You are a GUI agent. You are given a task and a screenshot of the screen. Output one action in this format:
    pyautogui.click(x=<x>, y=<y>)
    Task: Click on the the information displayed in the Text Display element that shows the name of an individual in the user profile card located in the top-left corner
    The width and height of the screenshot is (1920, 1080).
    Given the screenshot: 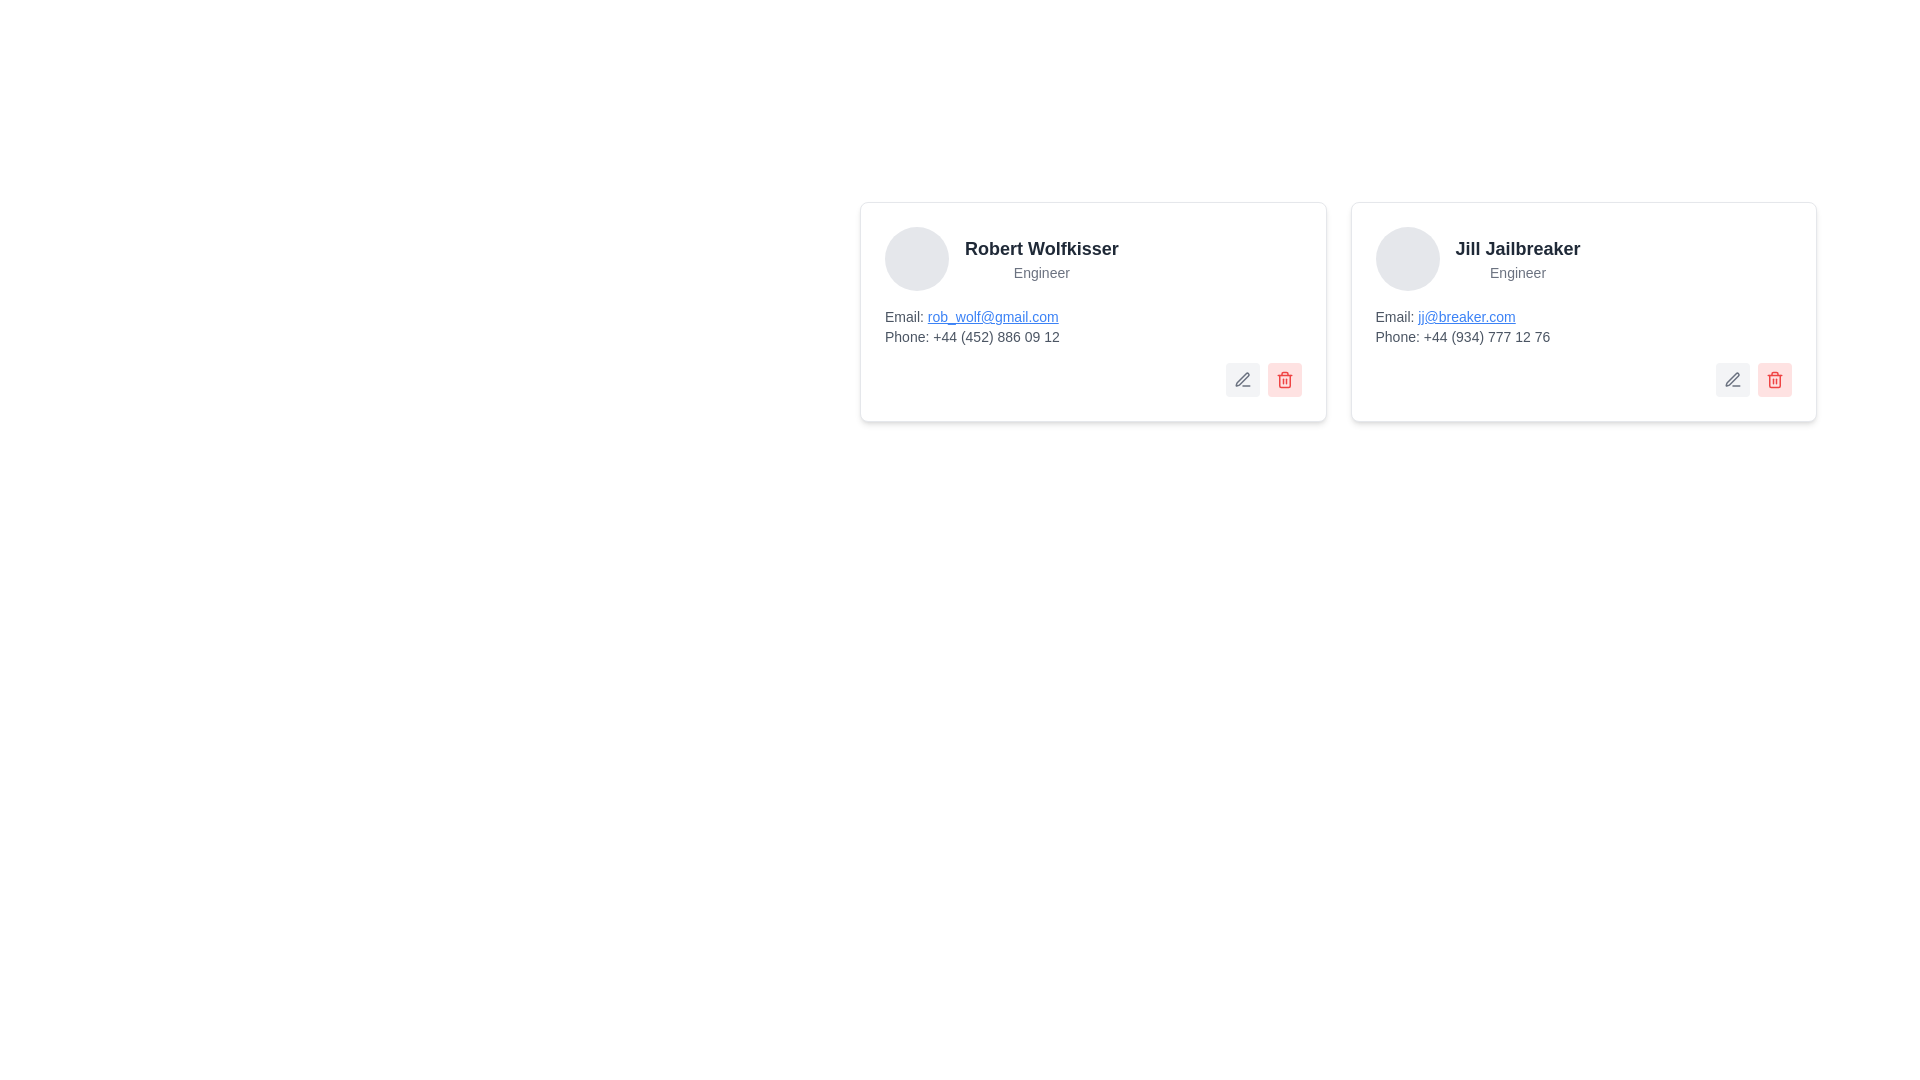 What is the action you would take?
    pyautogui.click(x=1040, y=248)
    